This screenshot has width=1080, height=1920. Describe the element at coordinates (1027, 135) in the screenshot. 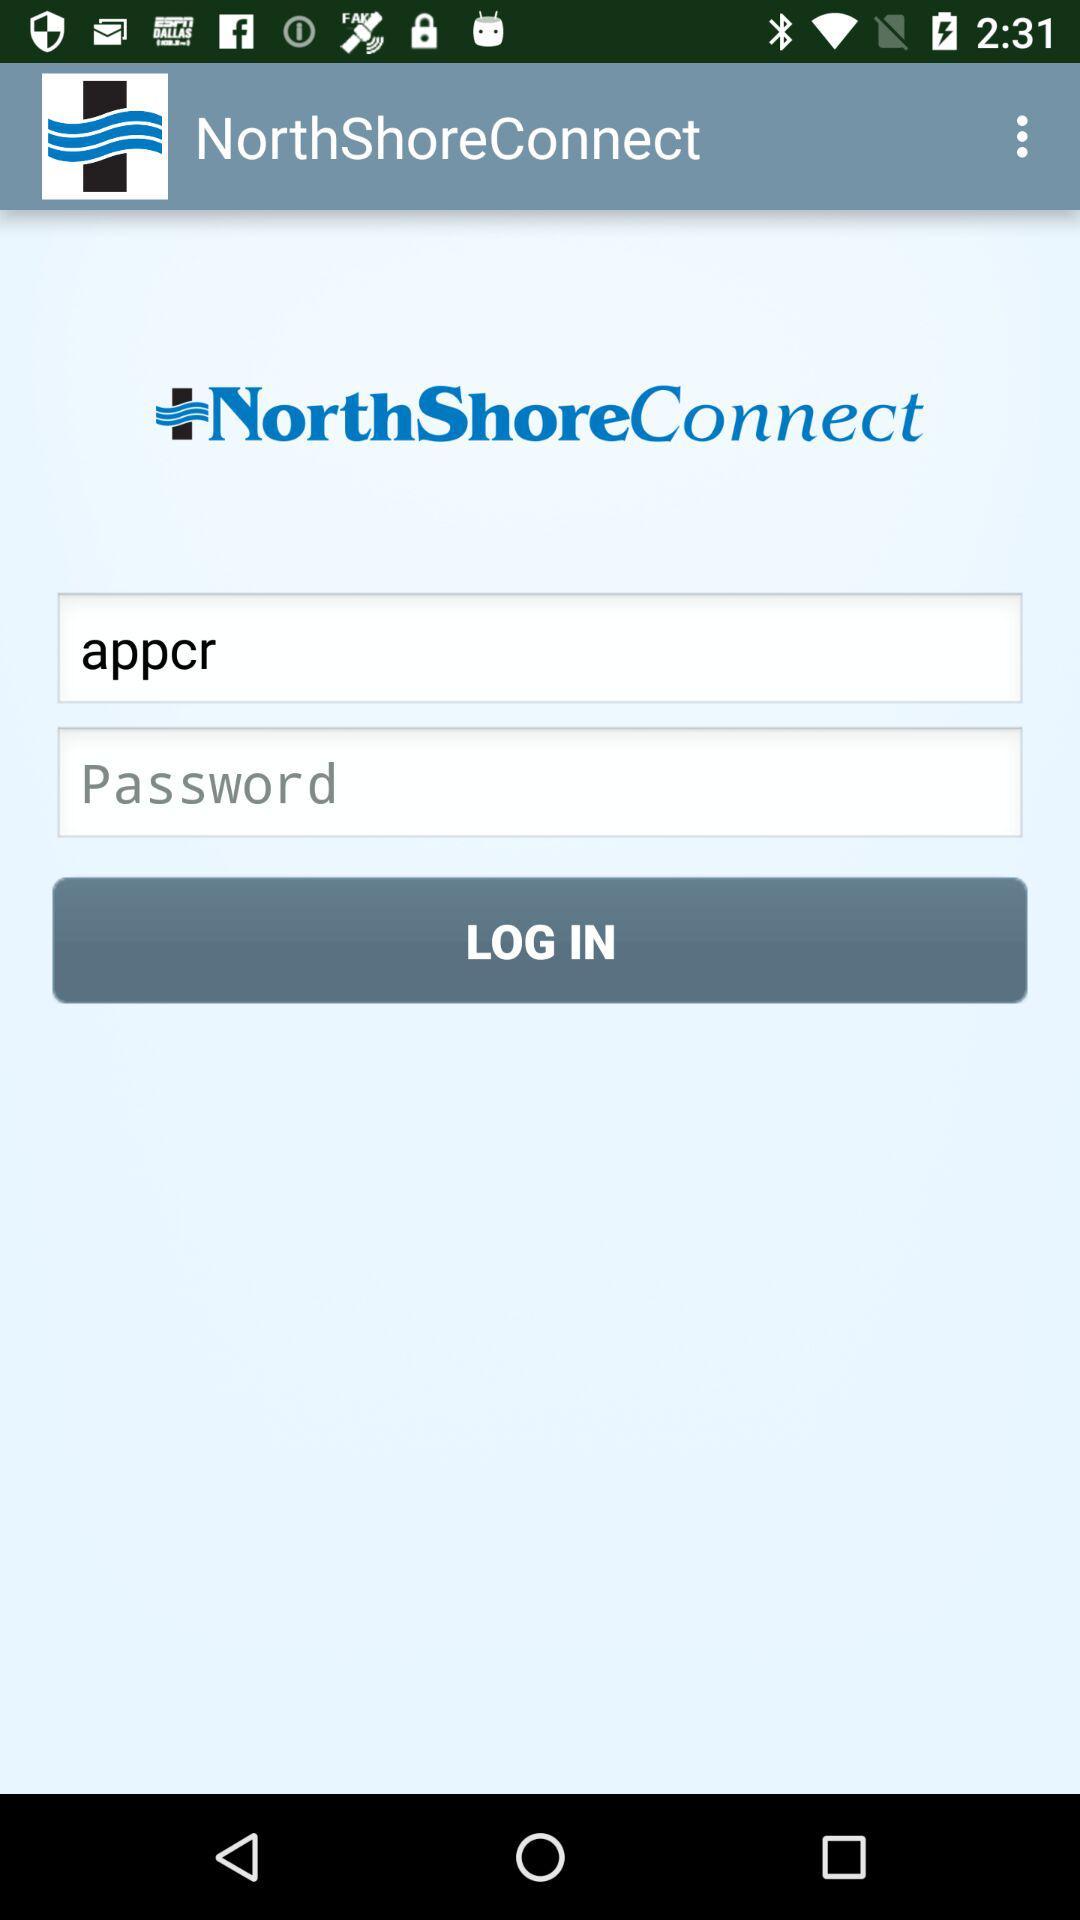

I see `icon at the top right corner` at that location.